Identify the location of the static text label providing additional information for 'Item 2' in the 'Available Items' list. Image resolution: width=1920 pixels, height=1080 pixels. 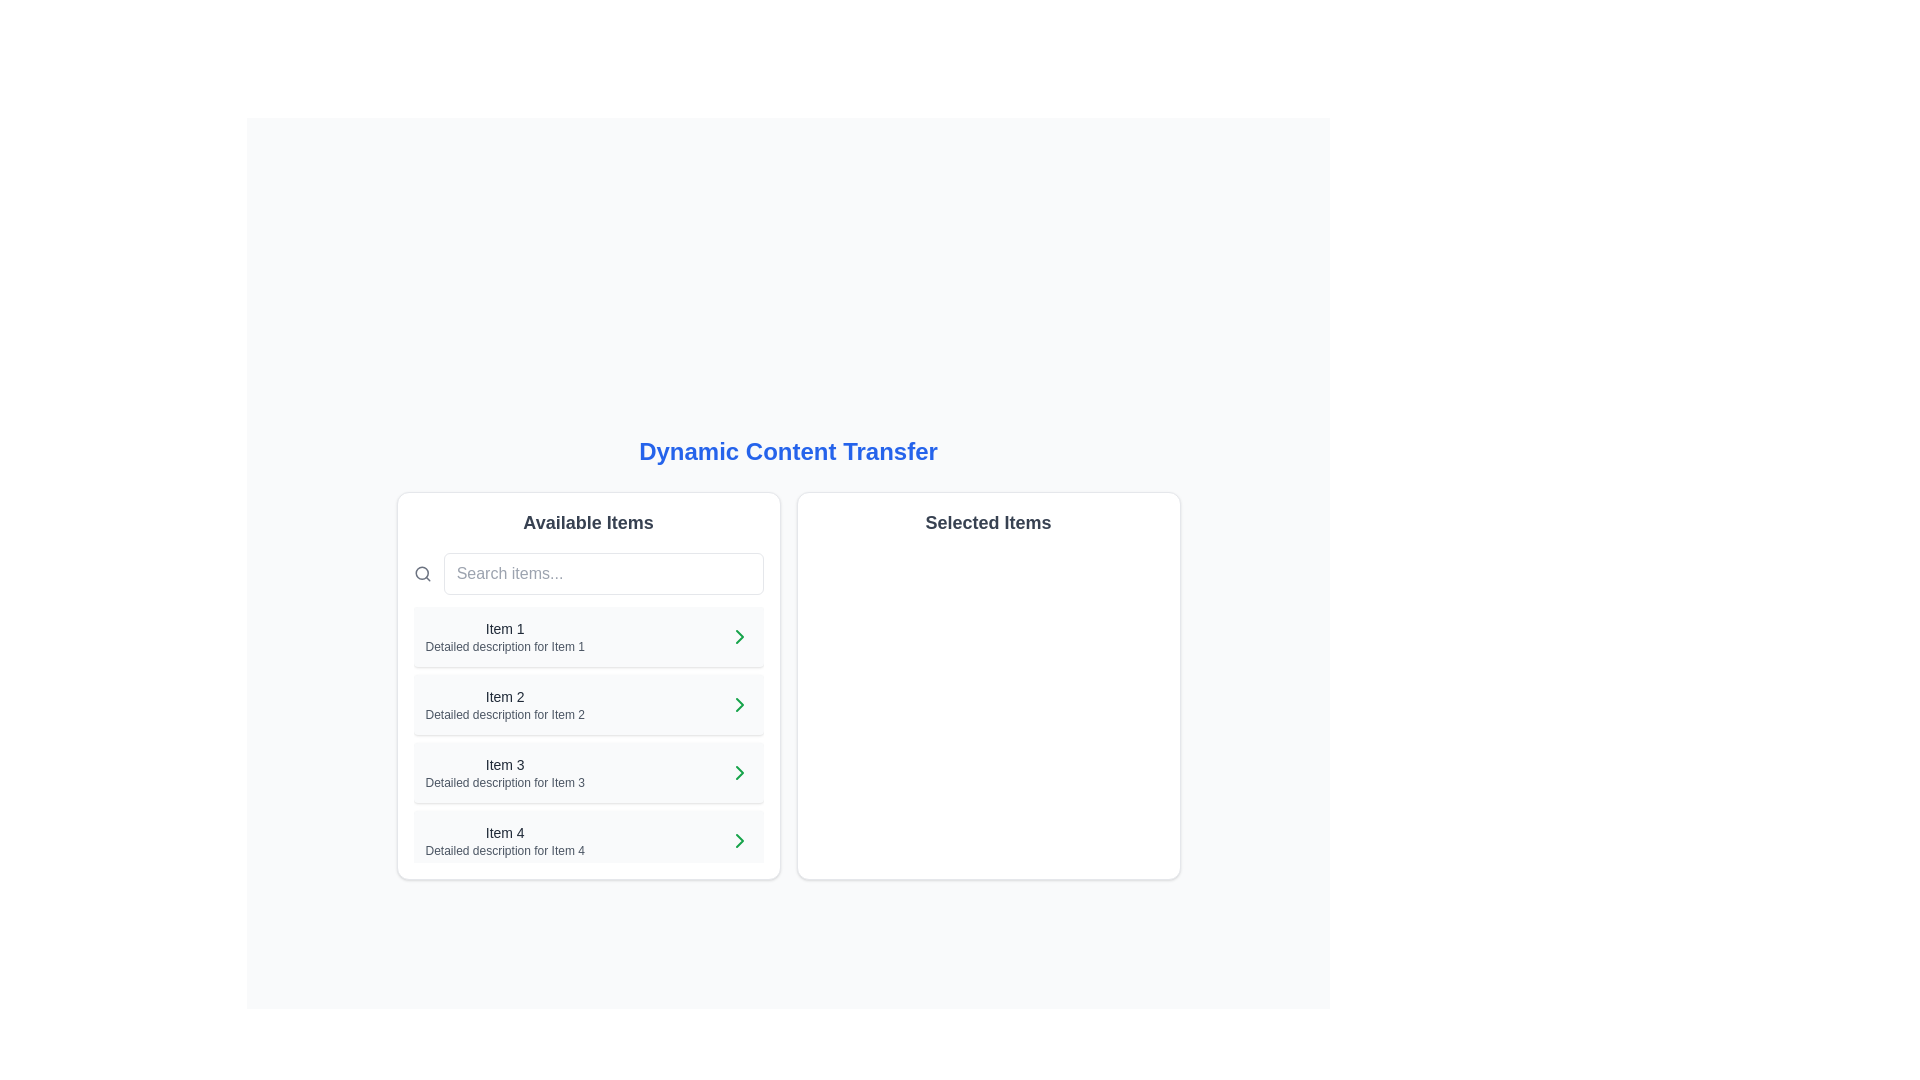
(505, 713).